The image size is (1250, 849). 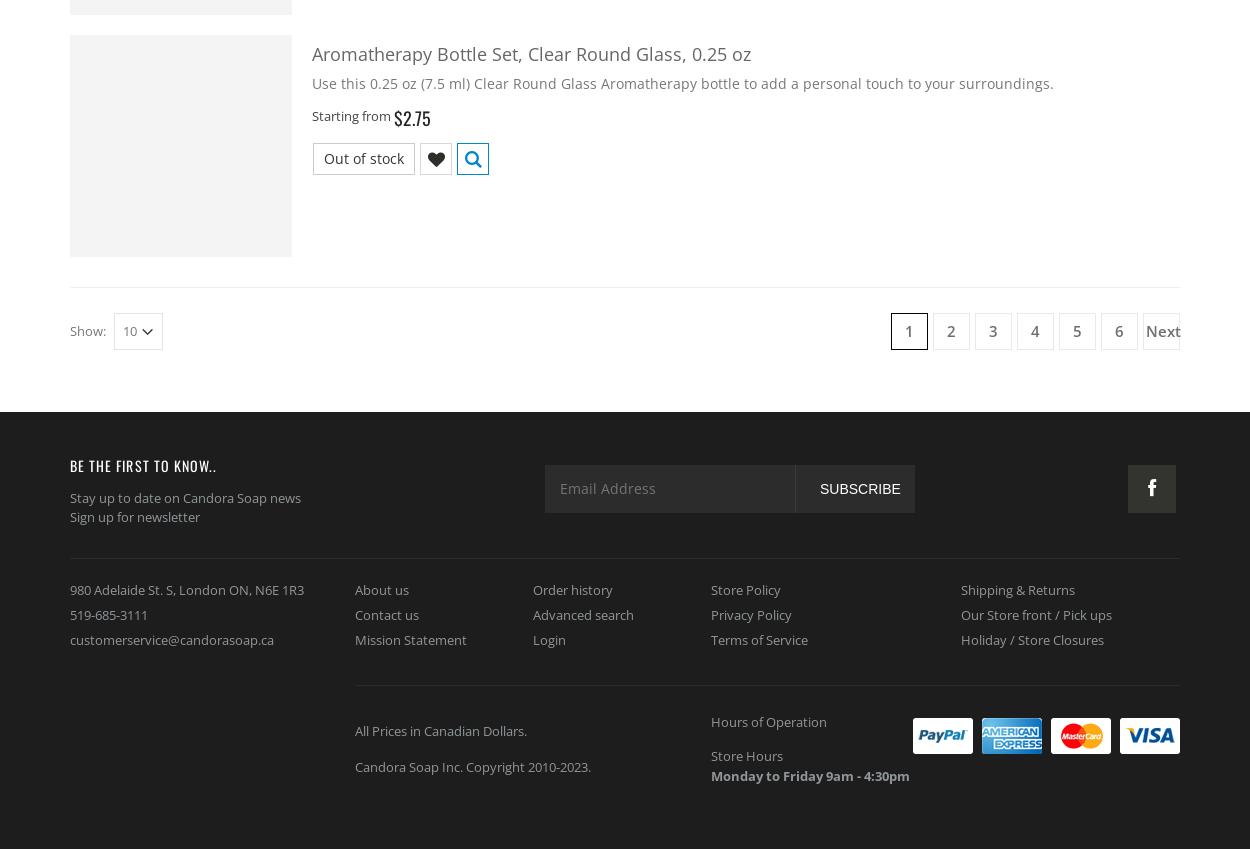 What do you see at coordinates (950, 329) in the screenshot?
I see `'2'` at bounding box center [950, 329].